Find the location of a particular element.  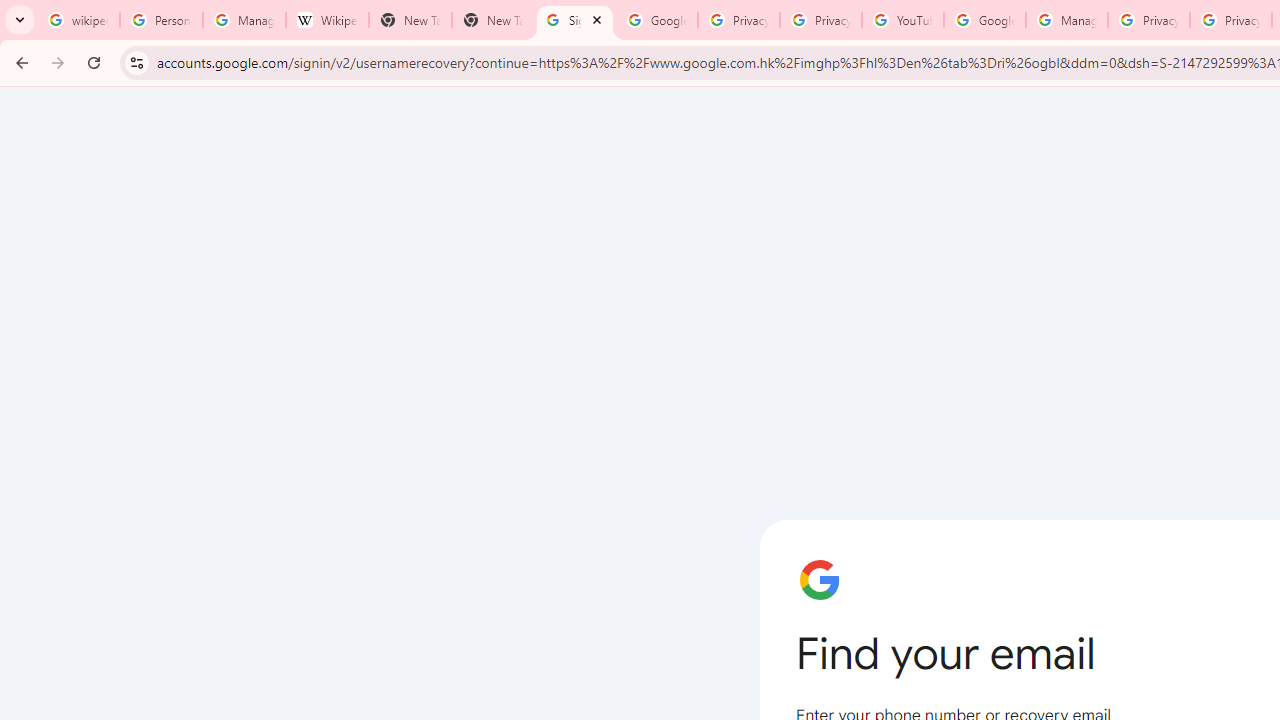

'New Tab' is located at coordinates (492, 20).